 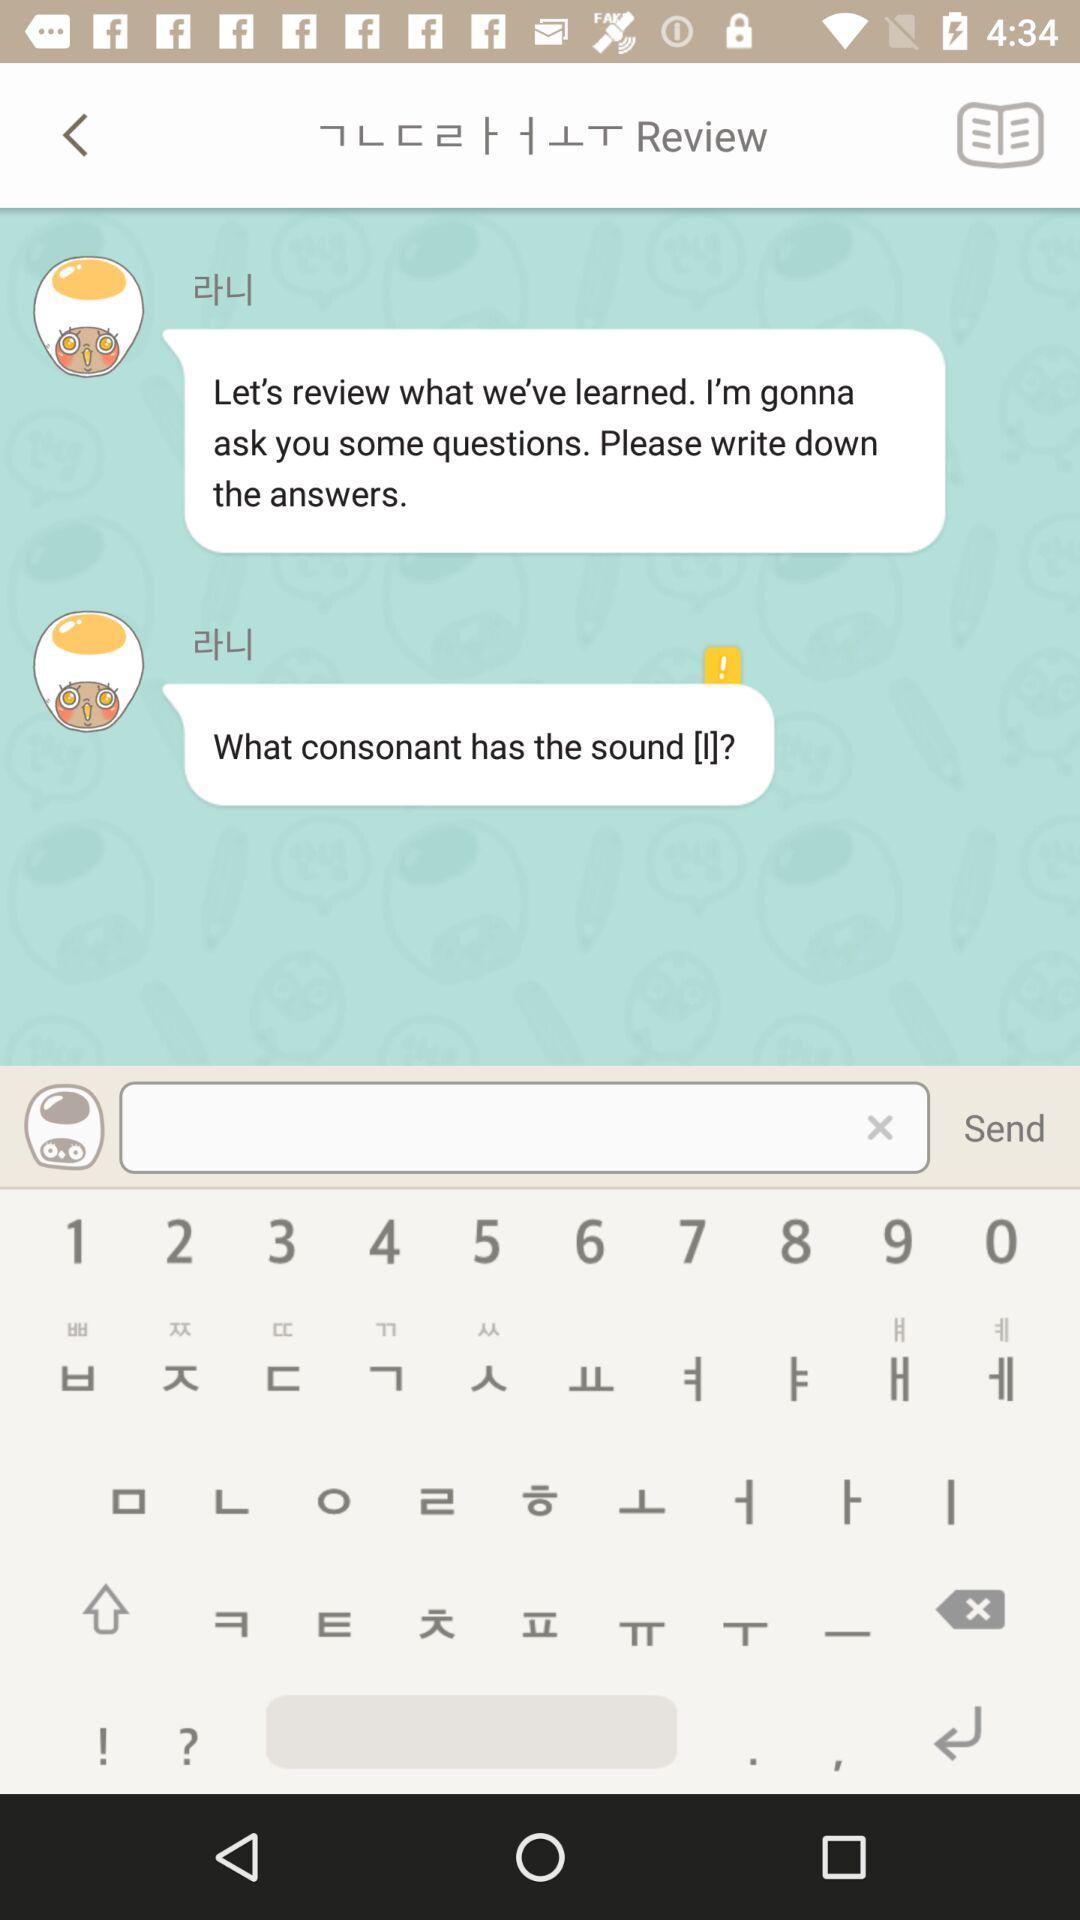 What do you see at coordinates (538, 1486) in the screenshot?
I see `the emoji icon` at bounding box center [538, 1486].